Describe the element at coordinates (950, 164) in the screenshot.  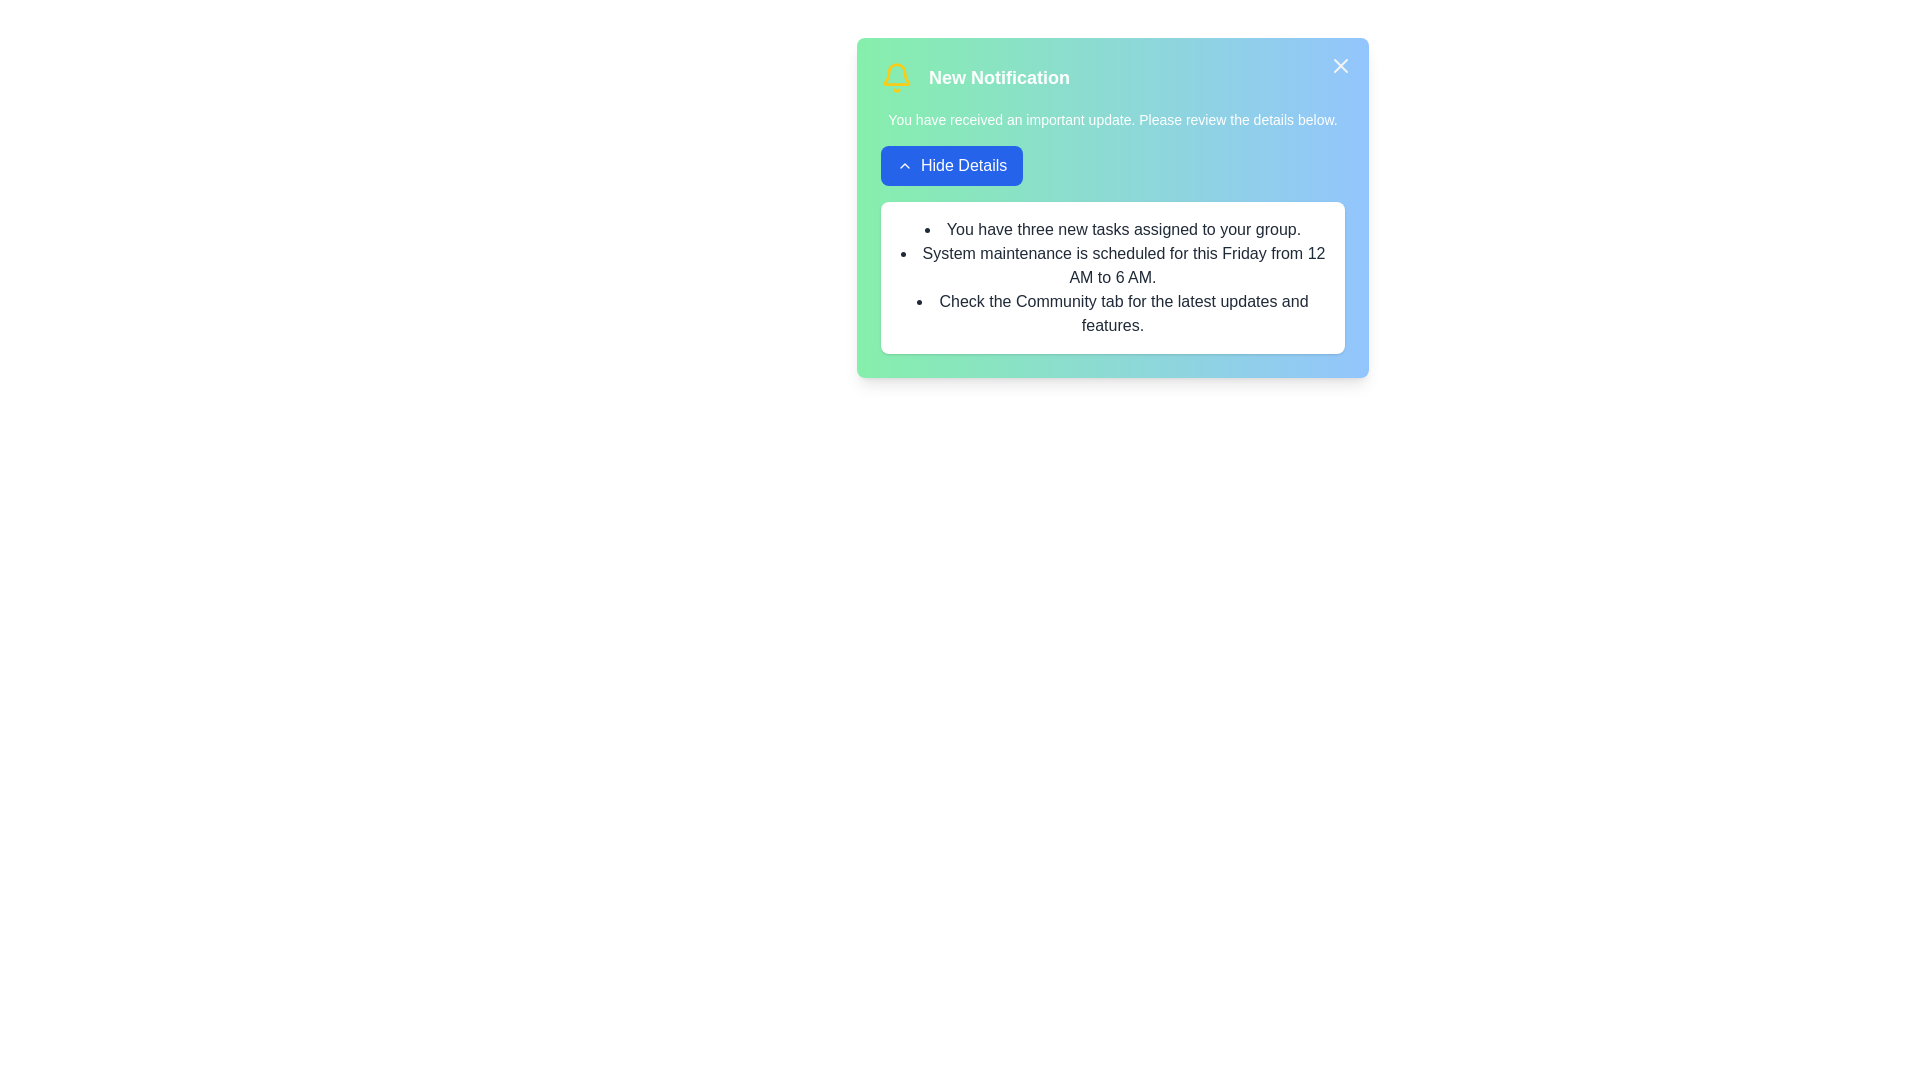
I see `the 'Hide Details' button to toggle the visibility of the detailed information` at that location.